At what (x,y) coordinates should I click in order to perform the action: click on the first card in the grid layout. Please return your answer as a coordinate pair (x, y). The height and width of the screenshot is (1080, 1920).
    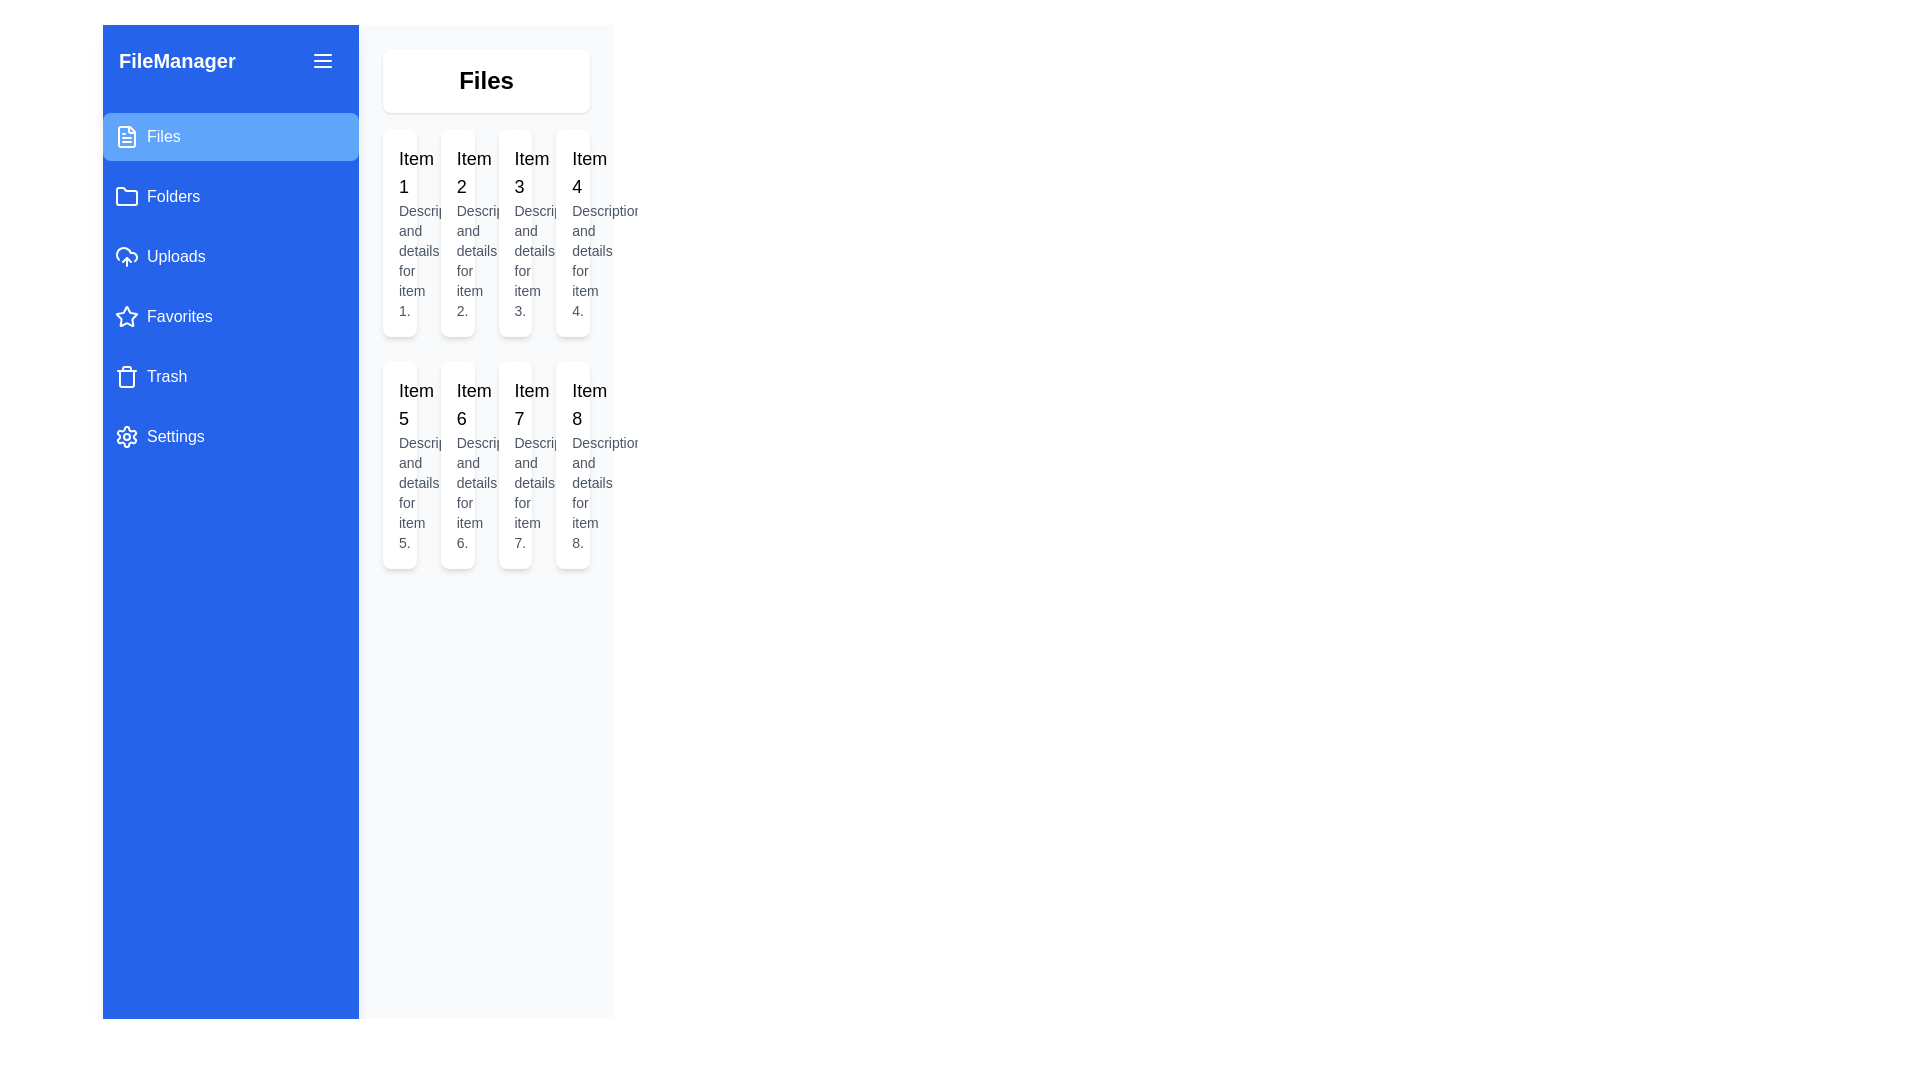
    Looking at the image, I should click on (399, 231).